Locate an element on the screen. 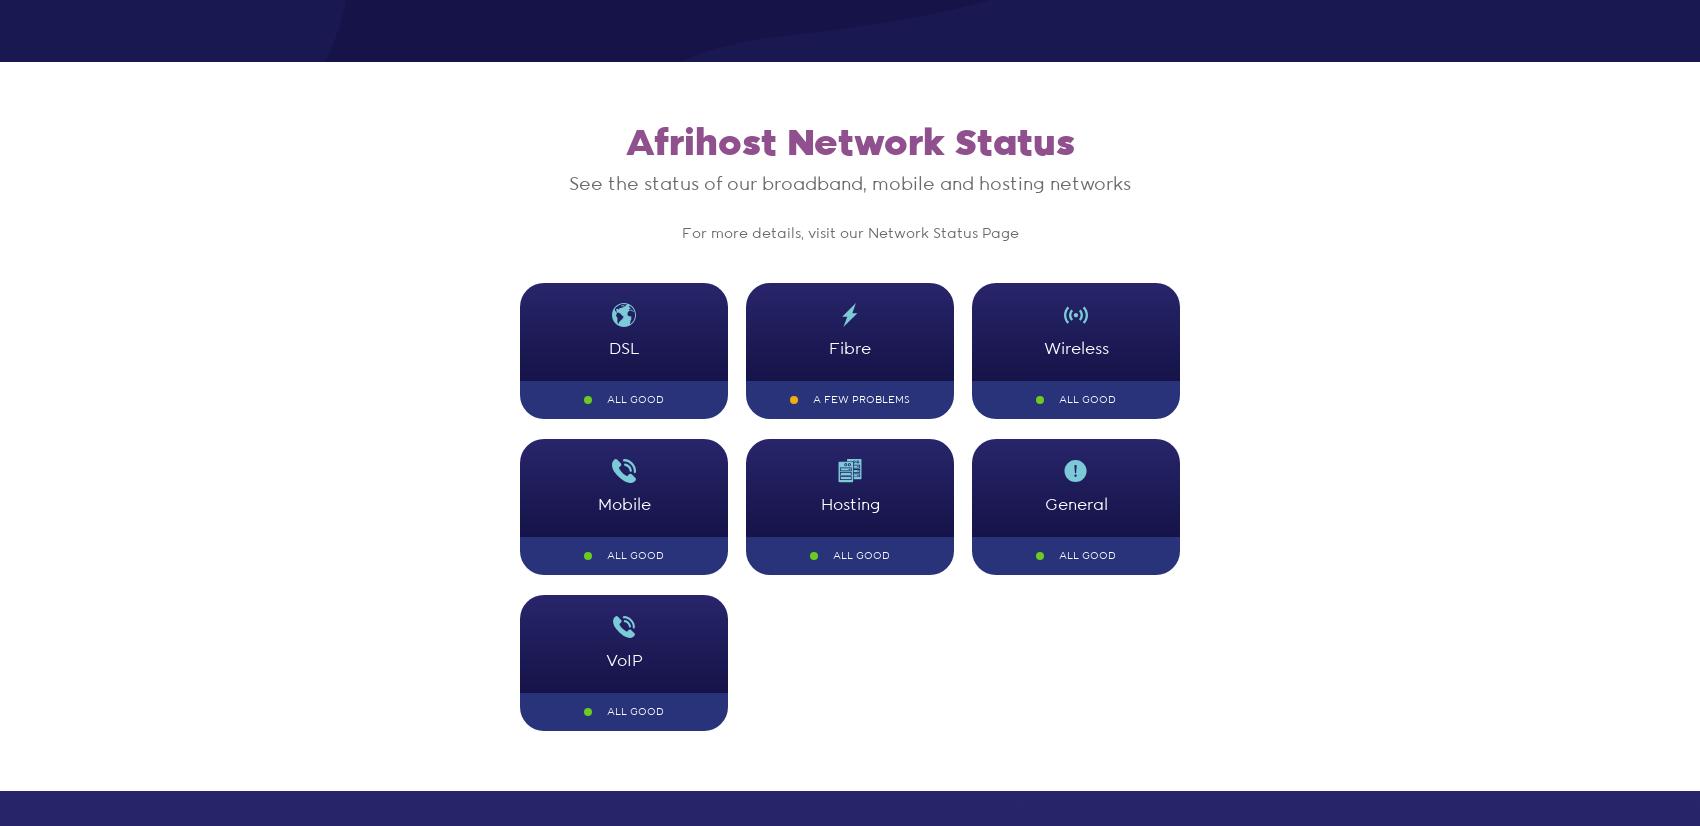 Image resolution: width=1700 pixels, height=826 pixels. 'A few problems' is located at coordinates (861, 399).